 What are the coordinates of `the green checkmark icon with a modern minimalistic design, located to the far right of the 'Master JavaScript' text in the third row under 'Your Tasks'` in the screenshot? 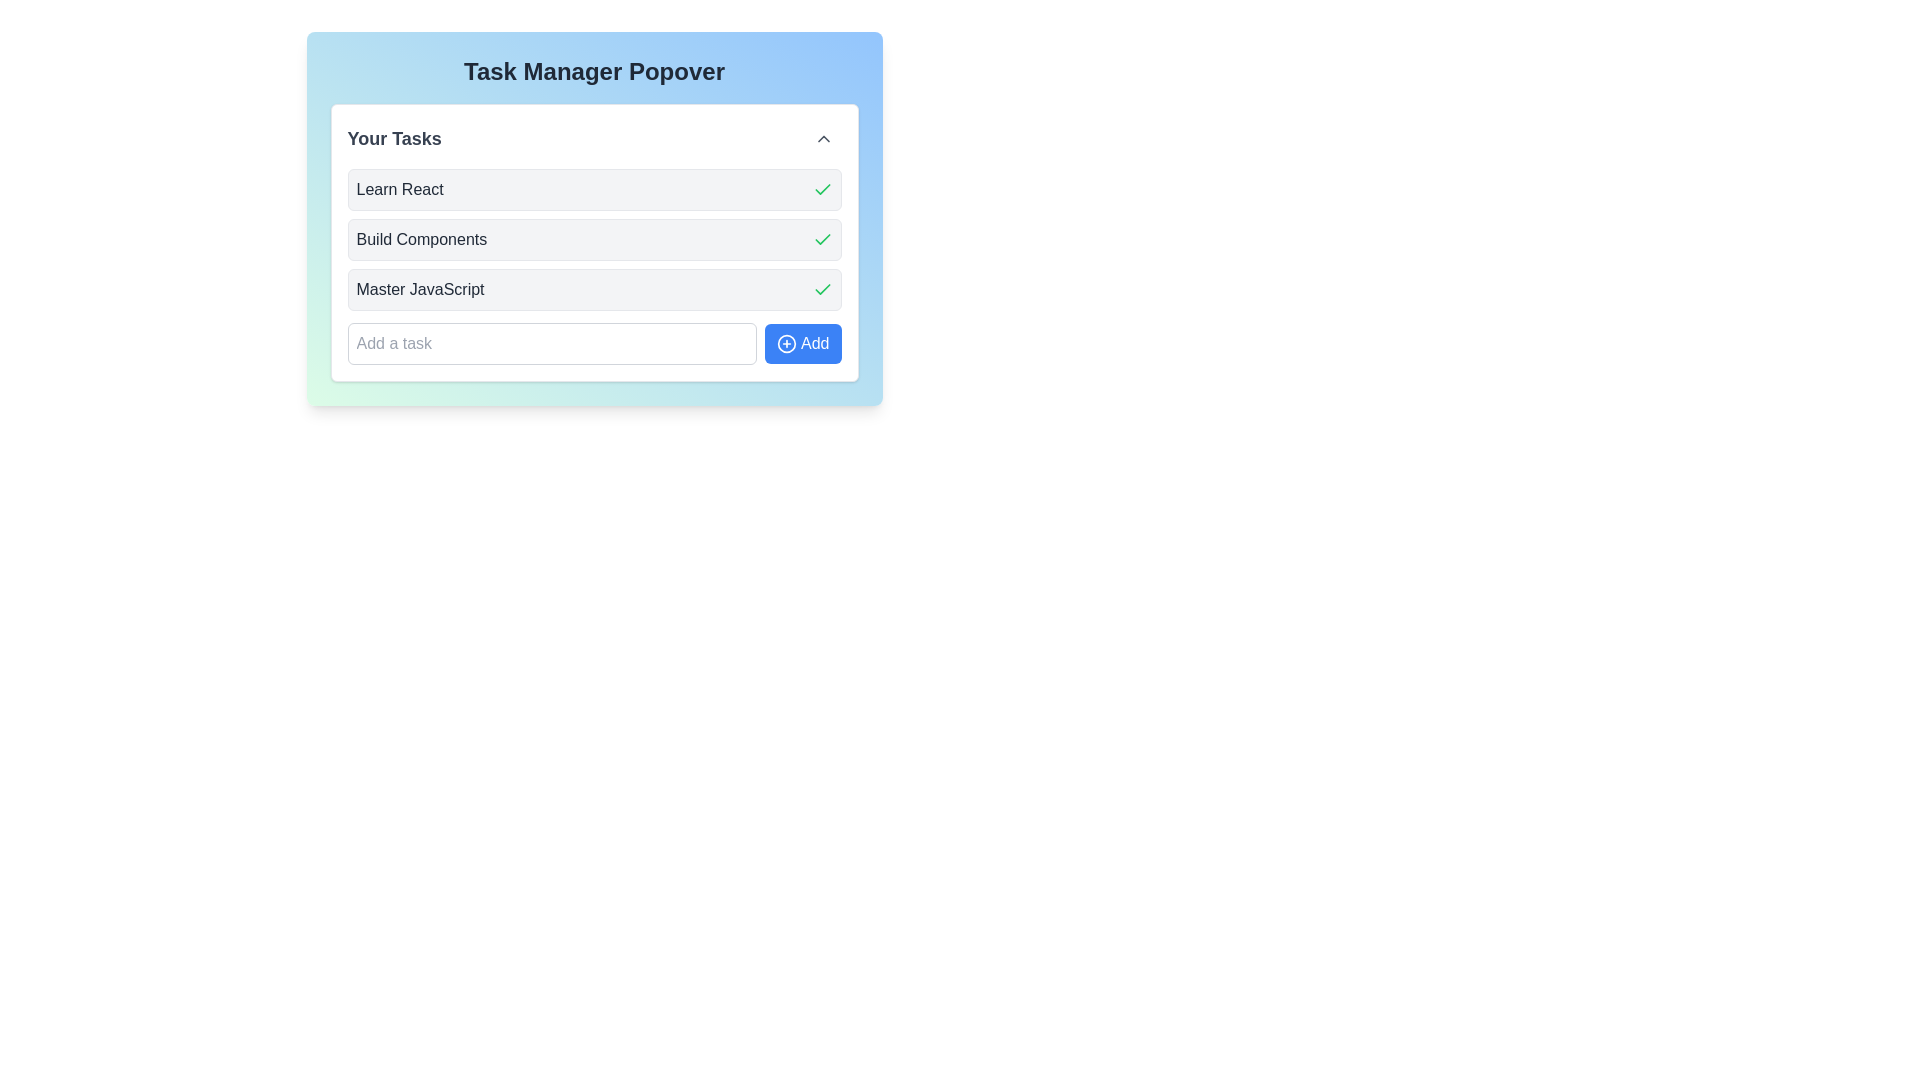 It's located at (822, 289).